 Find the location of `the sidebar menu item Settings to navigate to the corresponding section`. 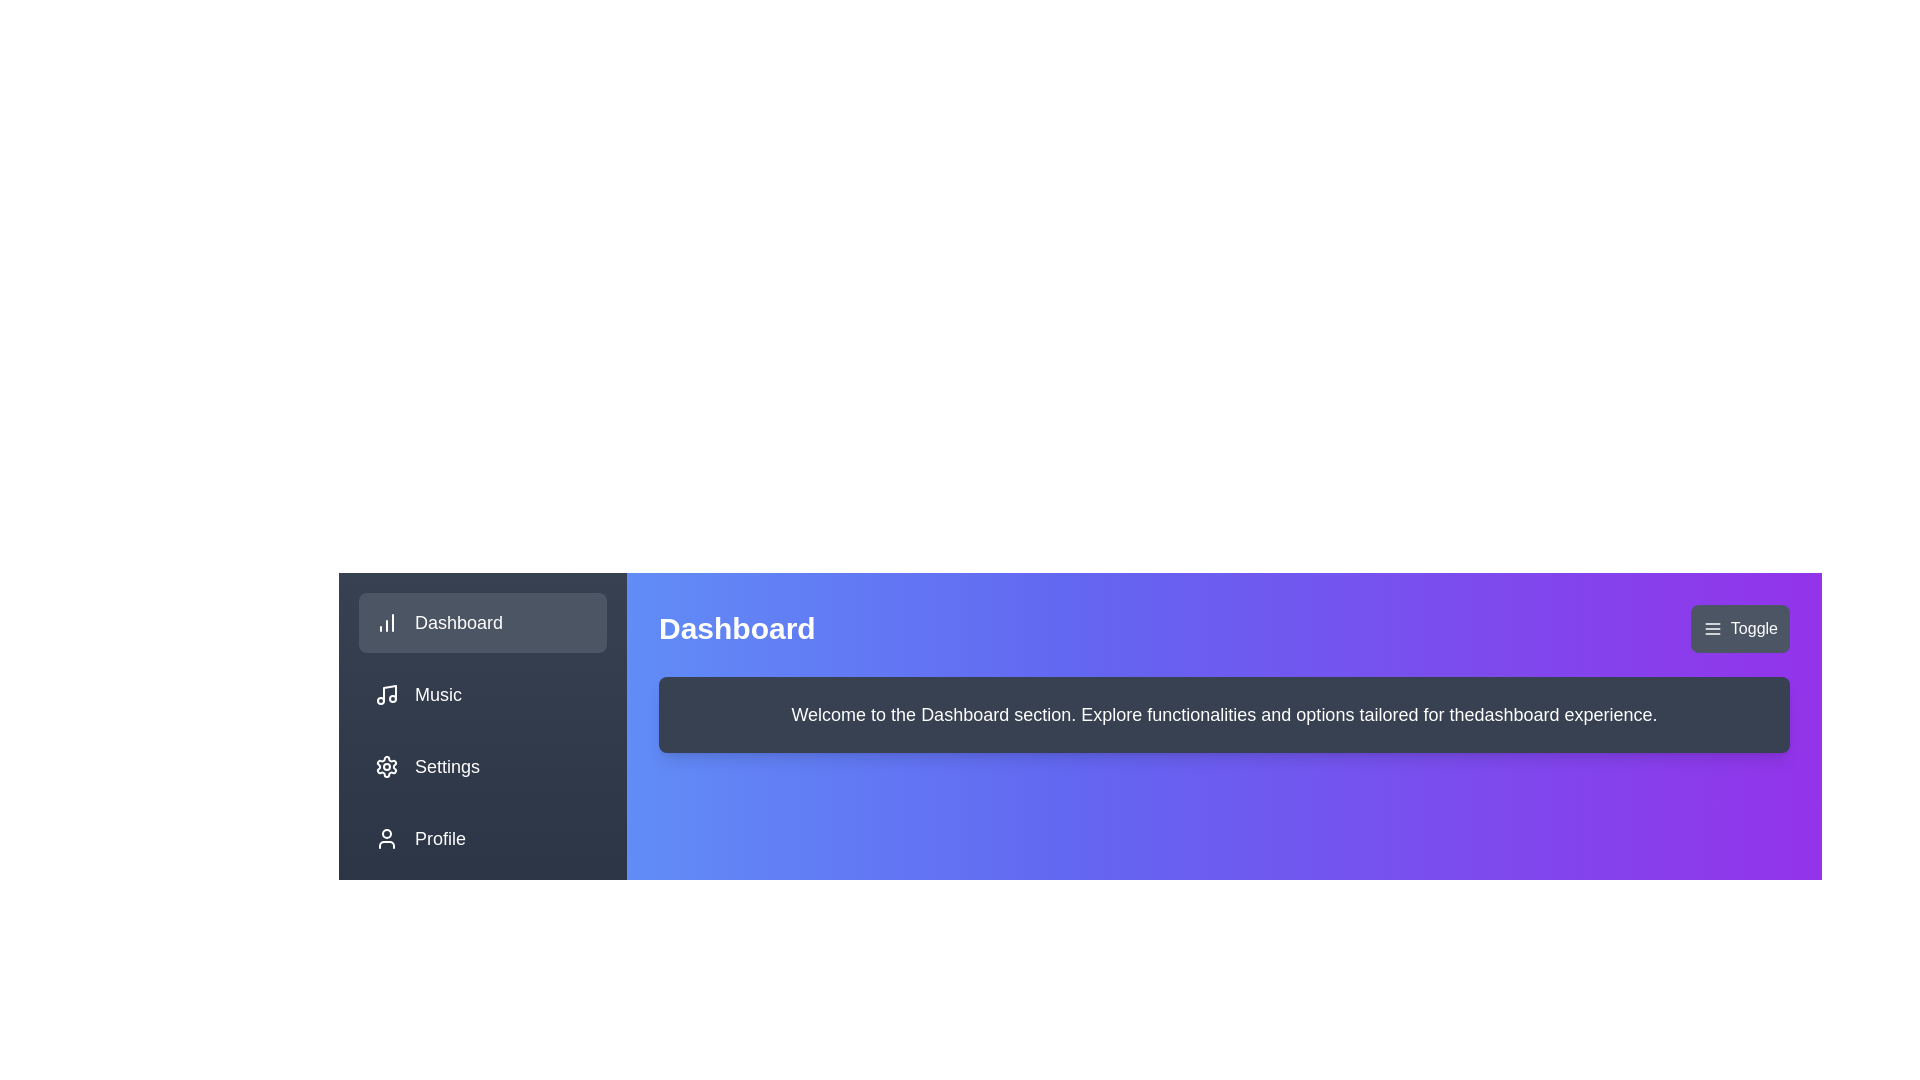

the sidebar menu item Settings to navigate to the corresponding section is located at coordinates (483, 766).